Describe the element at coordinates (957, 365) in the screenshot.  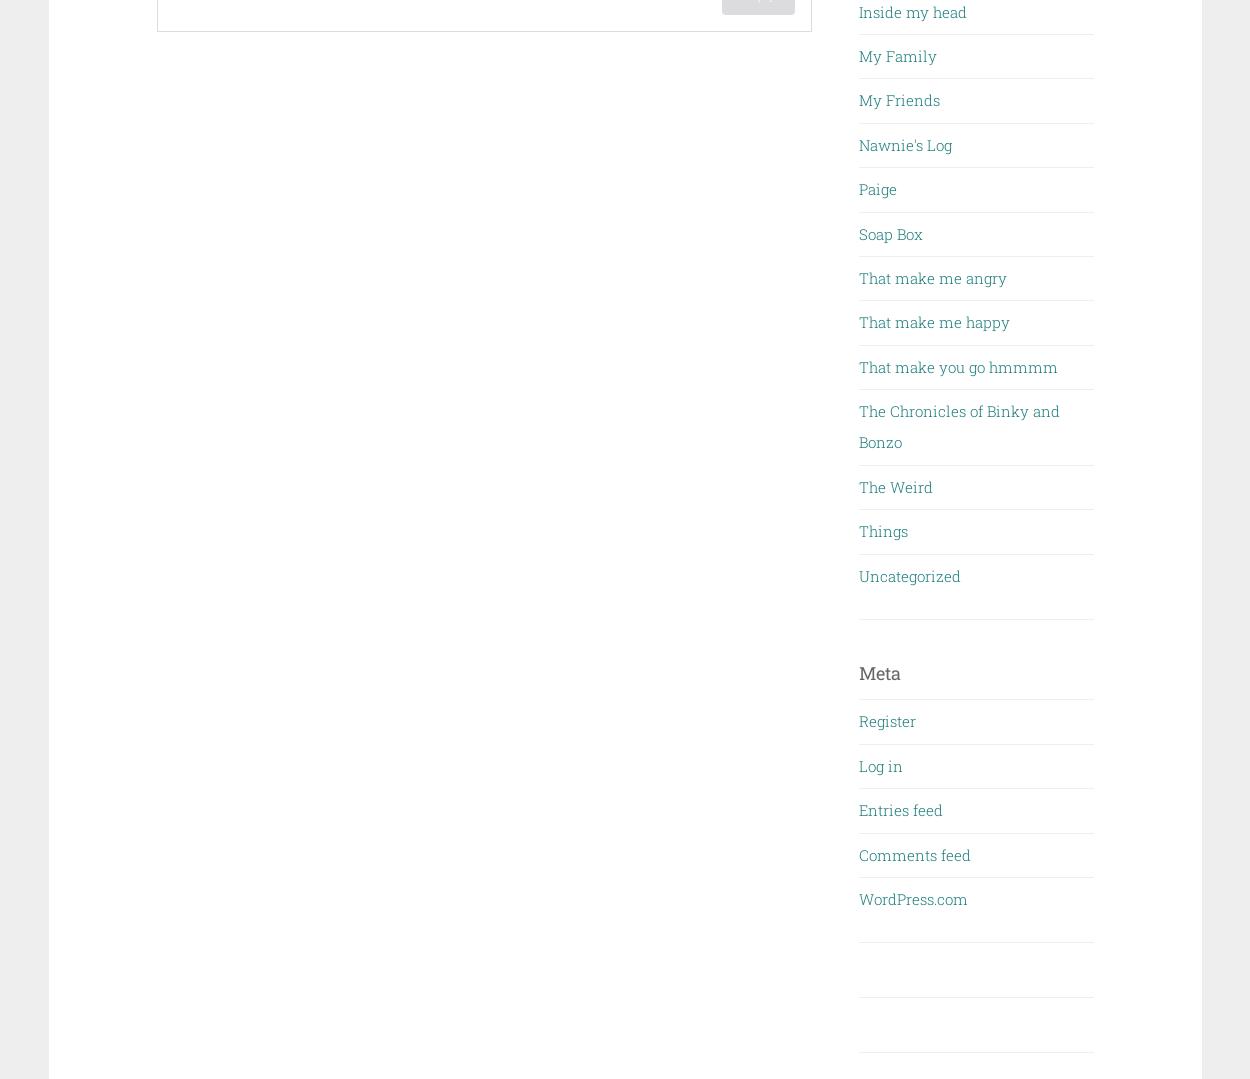
I see `'That make you go hmmmm'` at that location.